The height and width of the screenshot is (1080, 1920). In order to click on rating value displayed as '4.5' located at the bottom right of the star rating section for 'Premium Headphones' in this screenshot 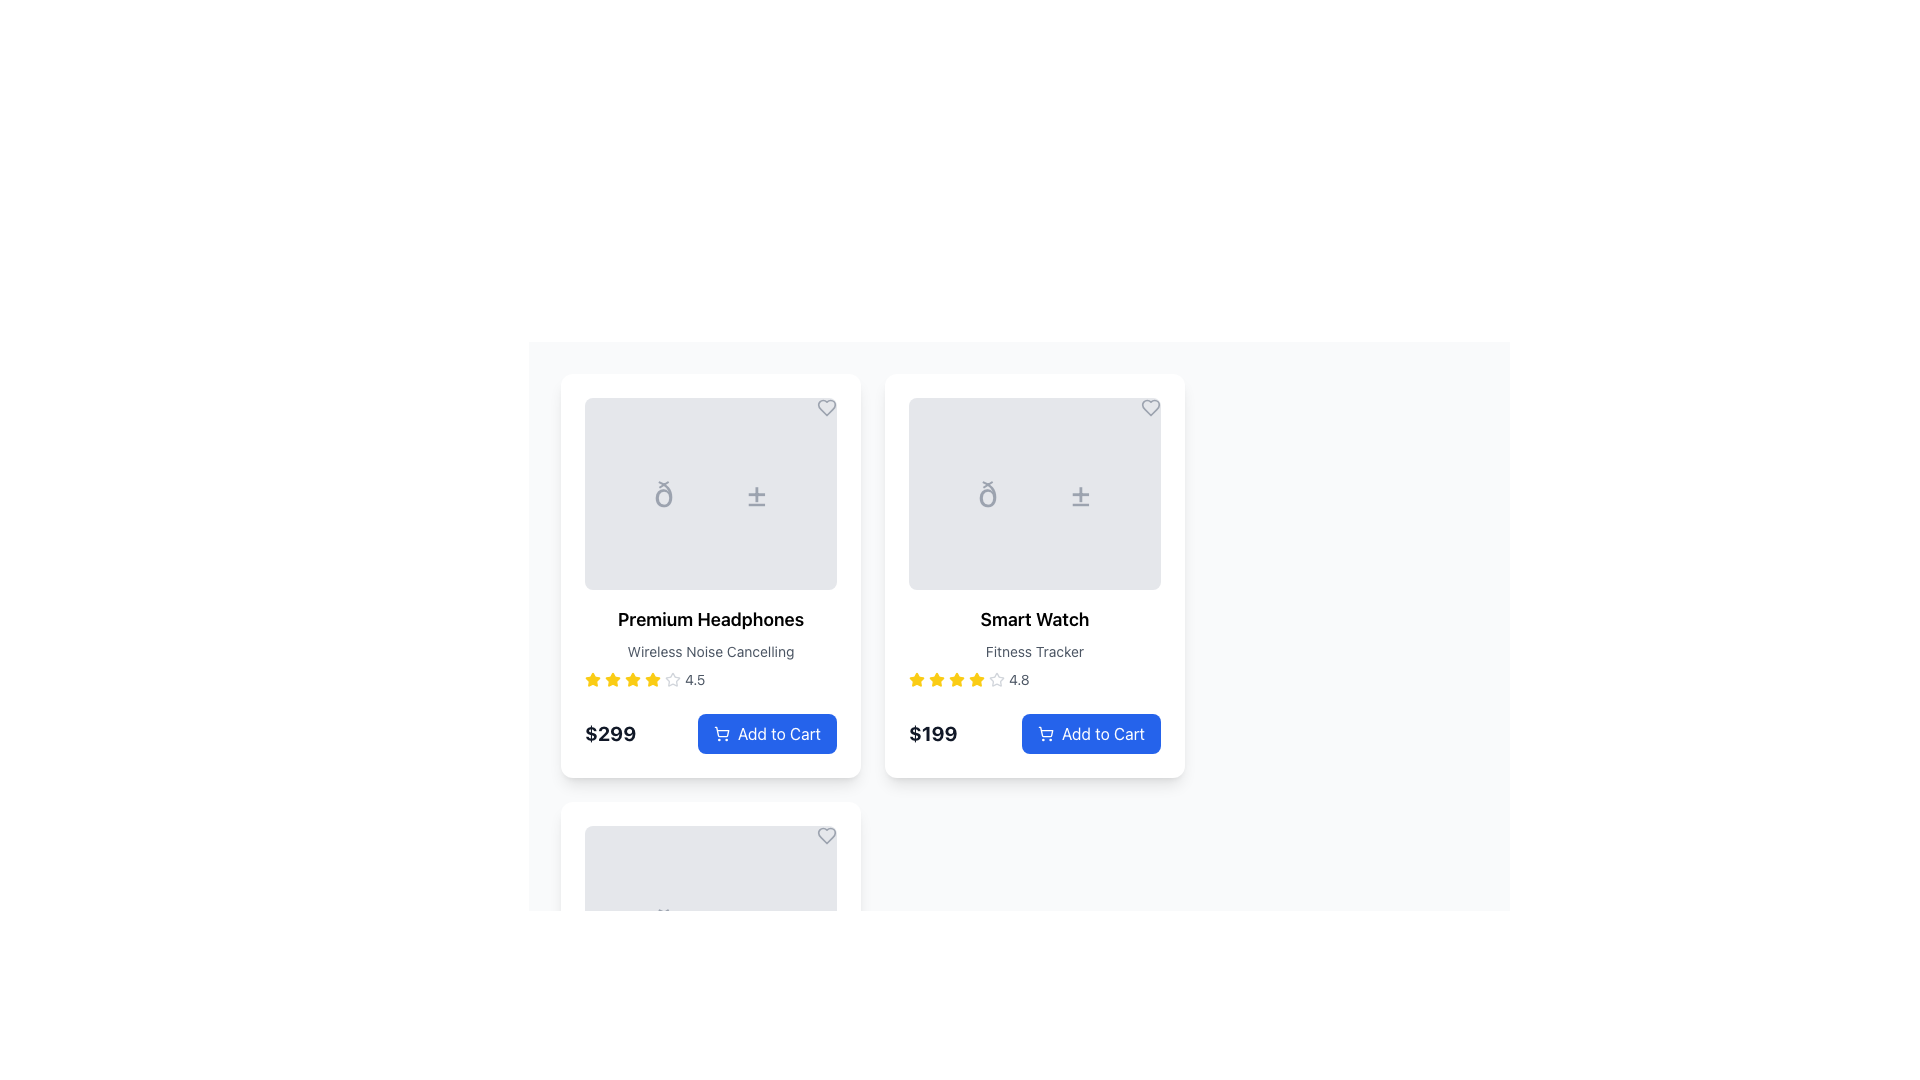, I will do `click(695, 678)`.